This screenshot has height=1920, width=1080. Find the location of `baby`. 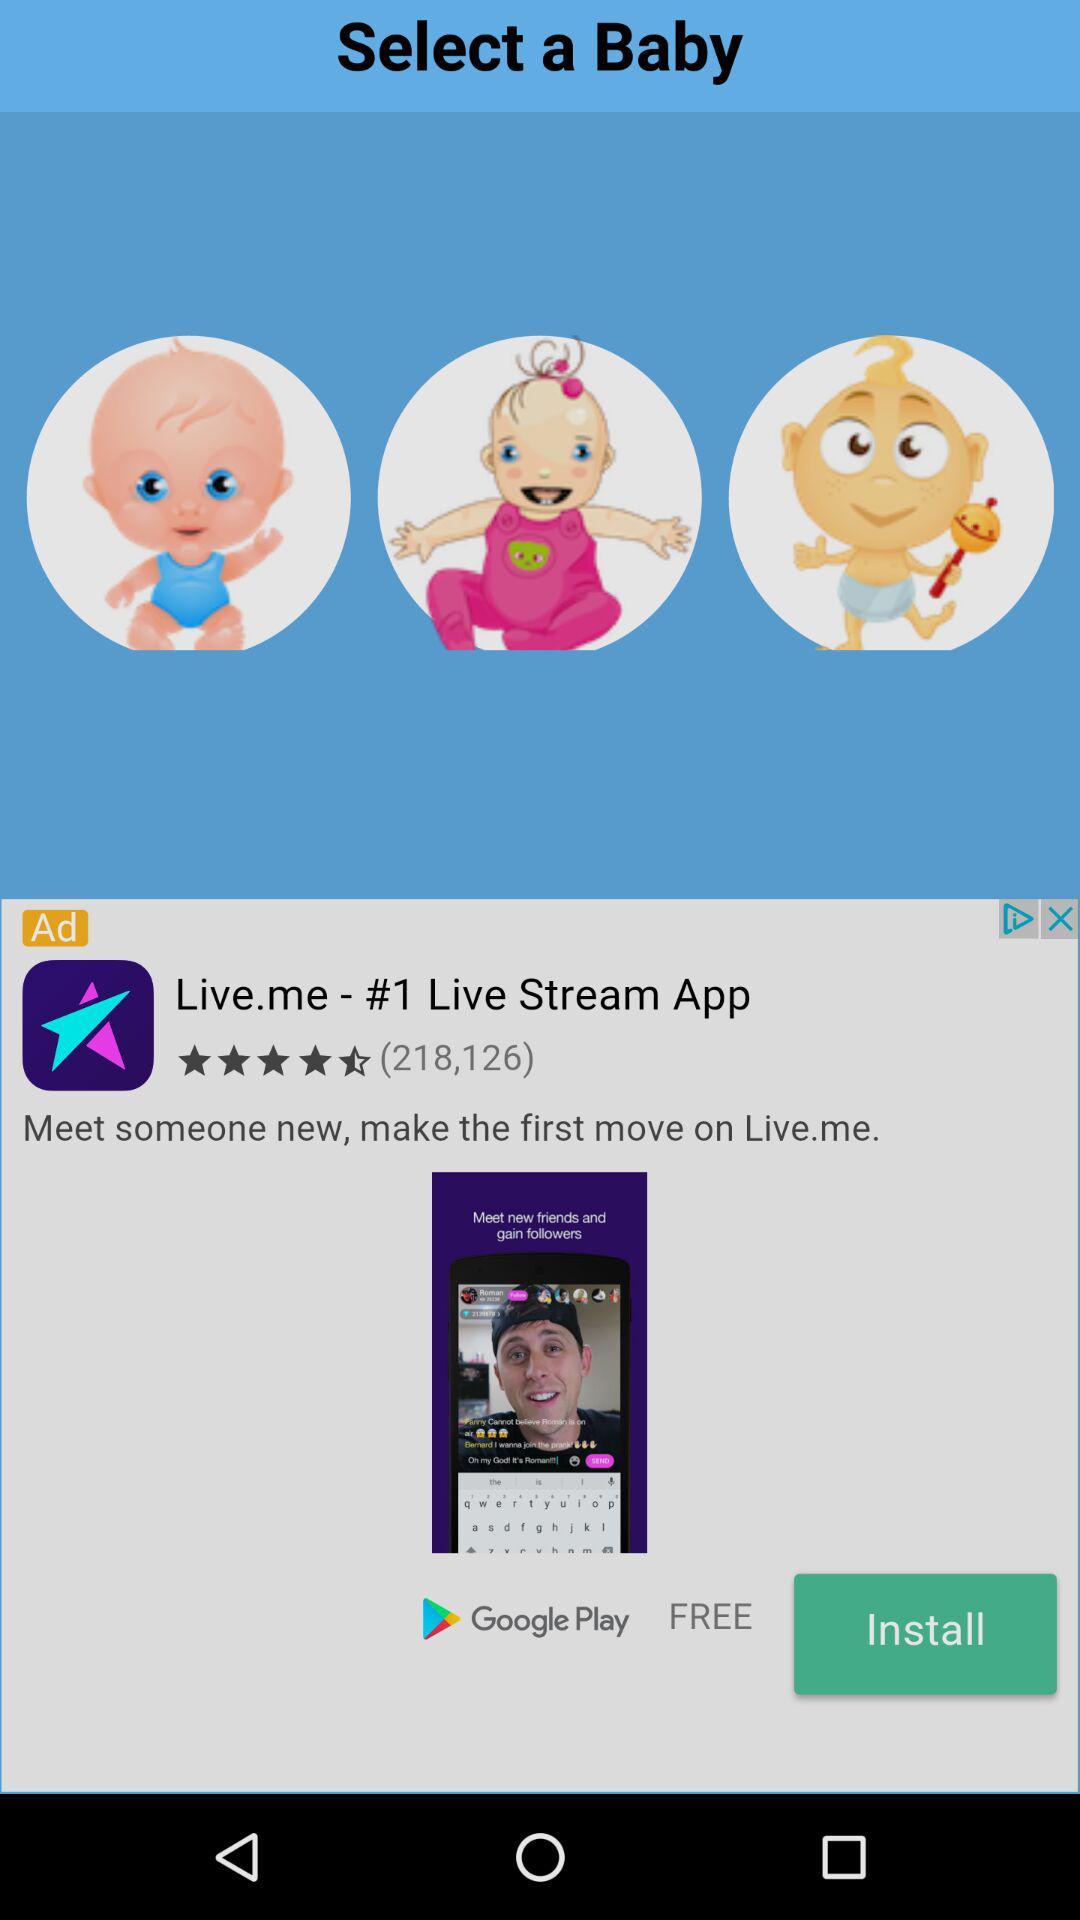

baby is located at coordinates (188, 492).